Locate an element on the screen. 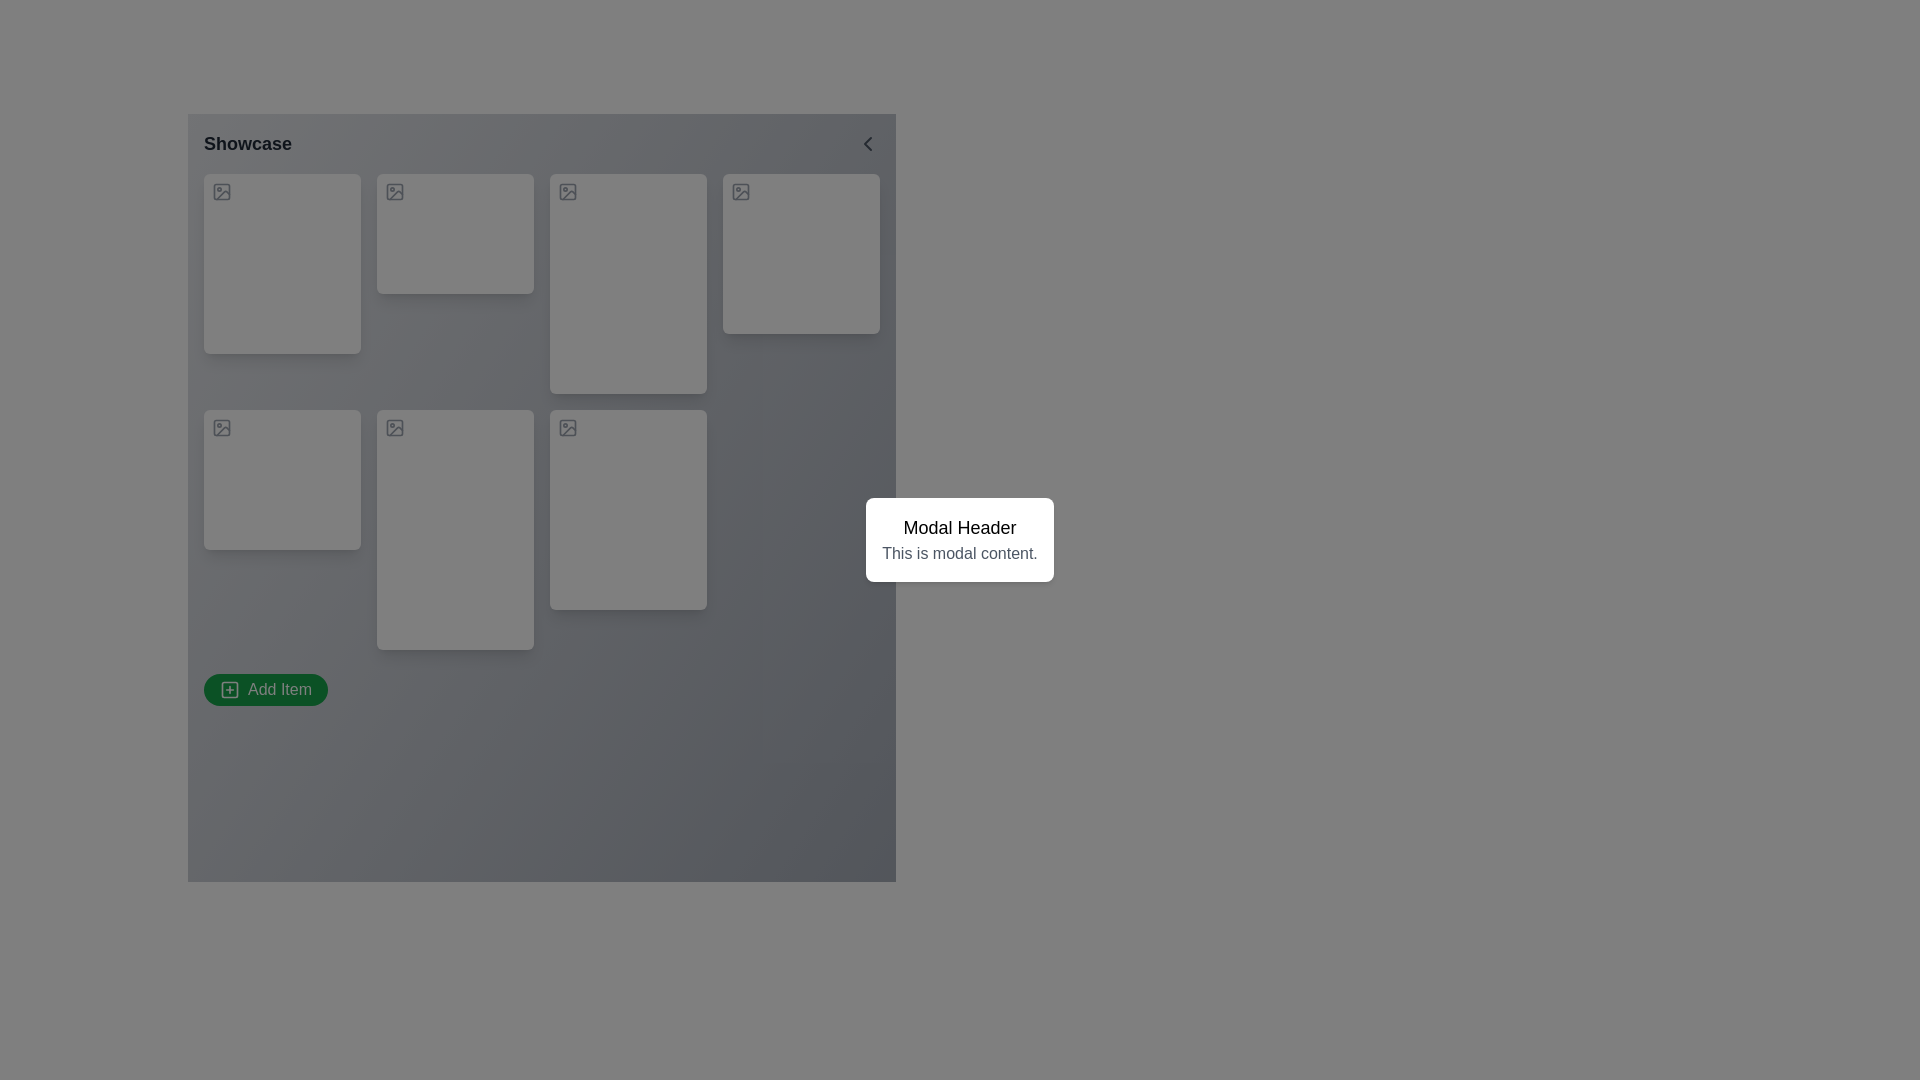  the missing image indicator icon located in the top-right corner of the second card in the 'Showcase' section is located at coordinates (566, 192).